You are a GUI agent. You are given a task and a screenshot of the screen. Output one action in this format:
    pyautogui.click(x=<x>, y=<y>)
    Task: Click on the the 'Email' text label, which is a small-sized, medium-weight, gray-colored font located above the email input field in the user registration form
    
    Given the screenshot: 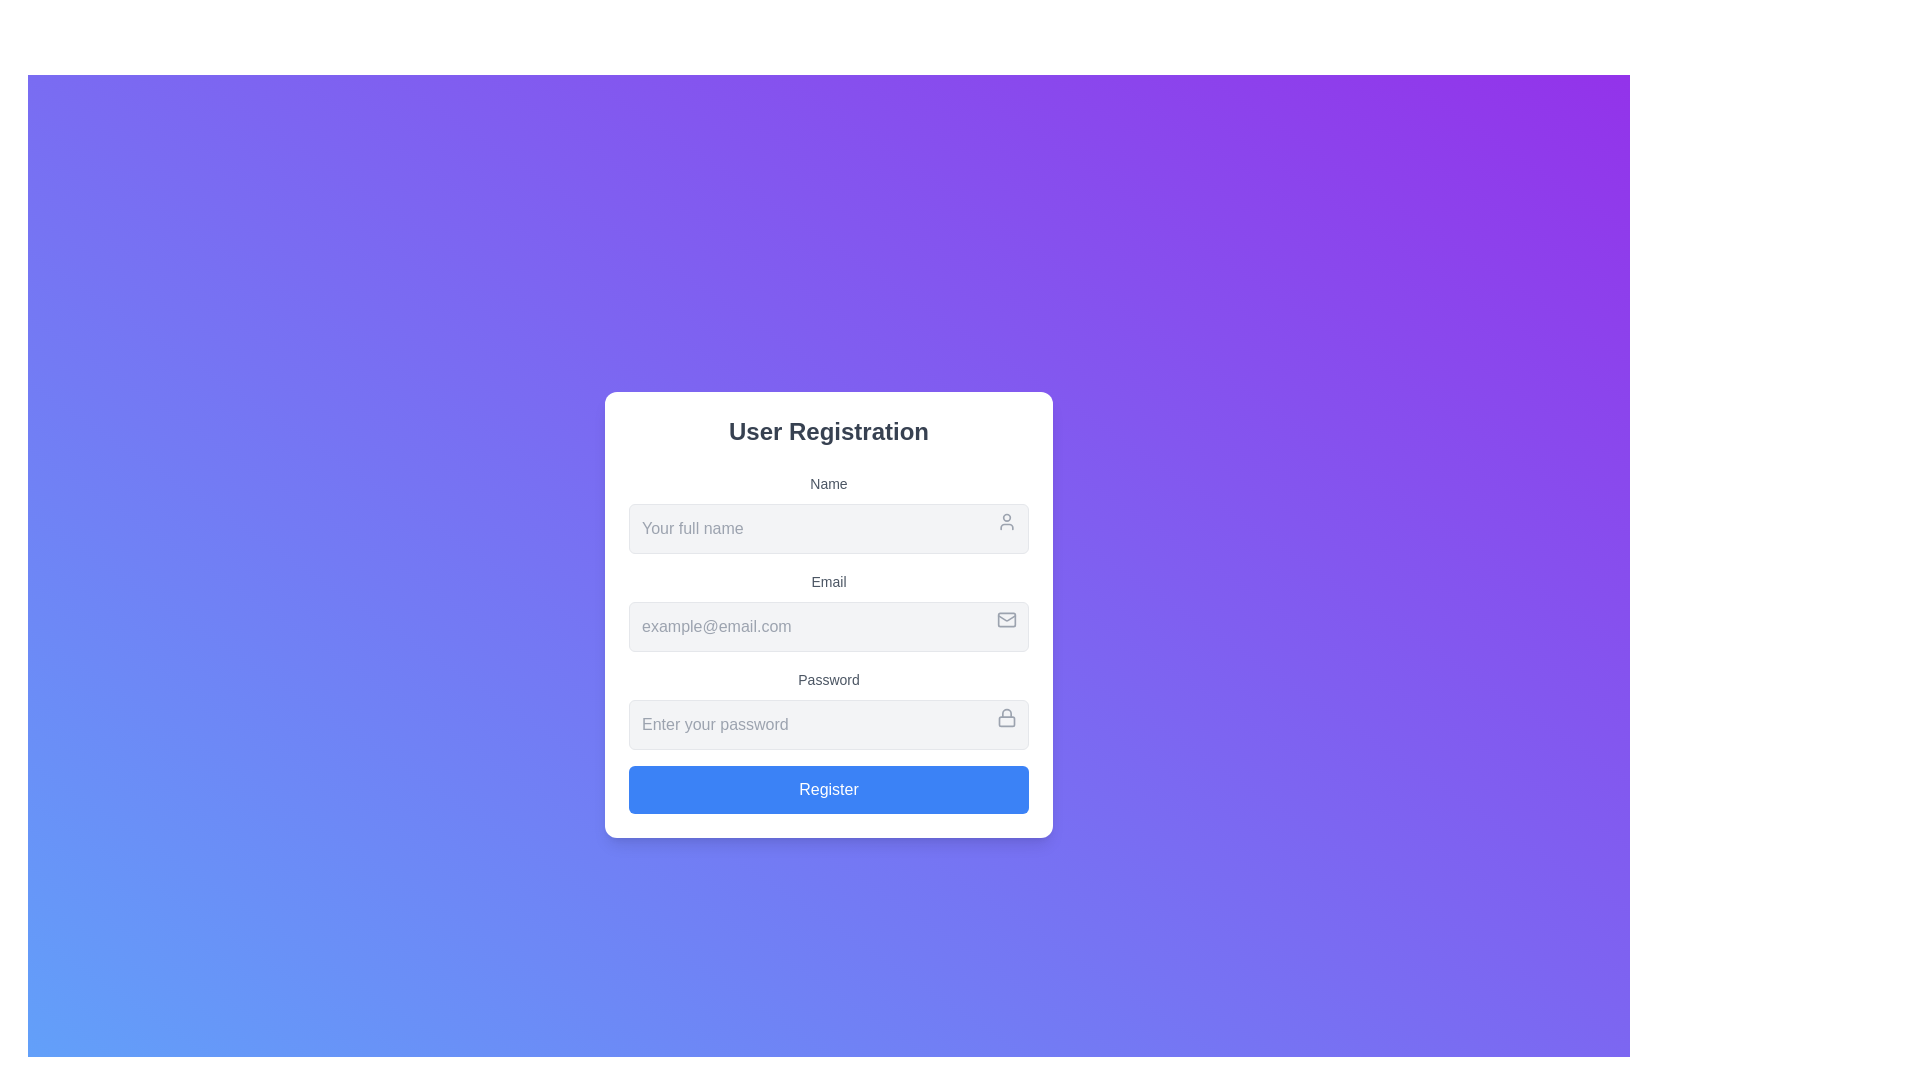 What is the action you would take?
    pyautogui.click(x=829, y=582)
    